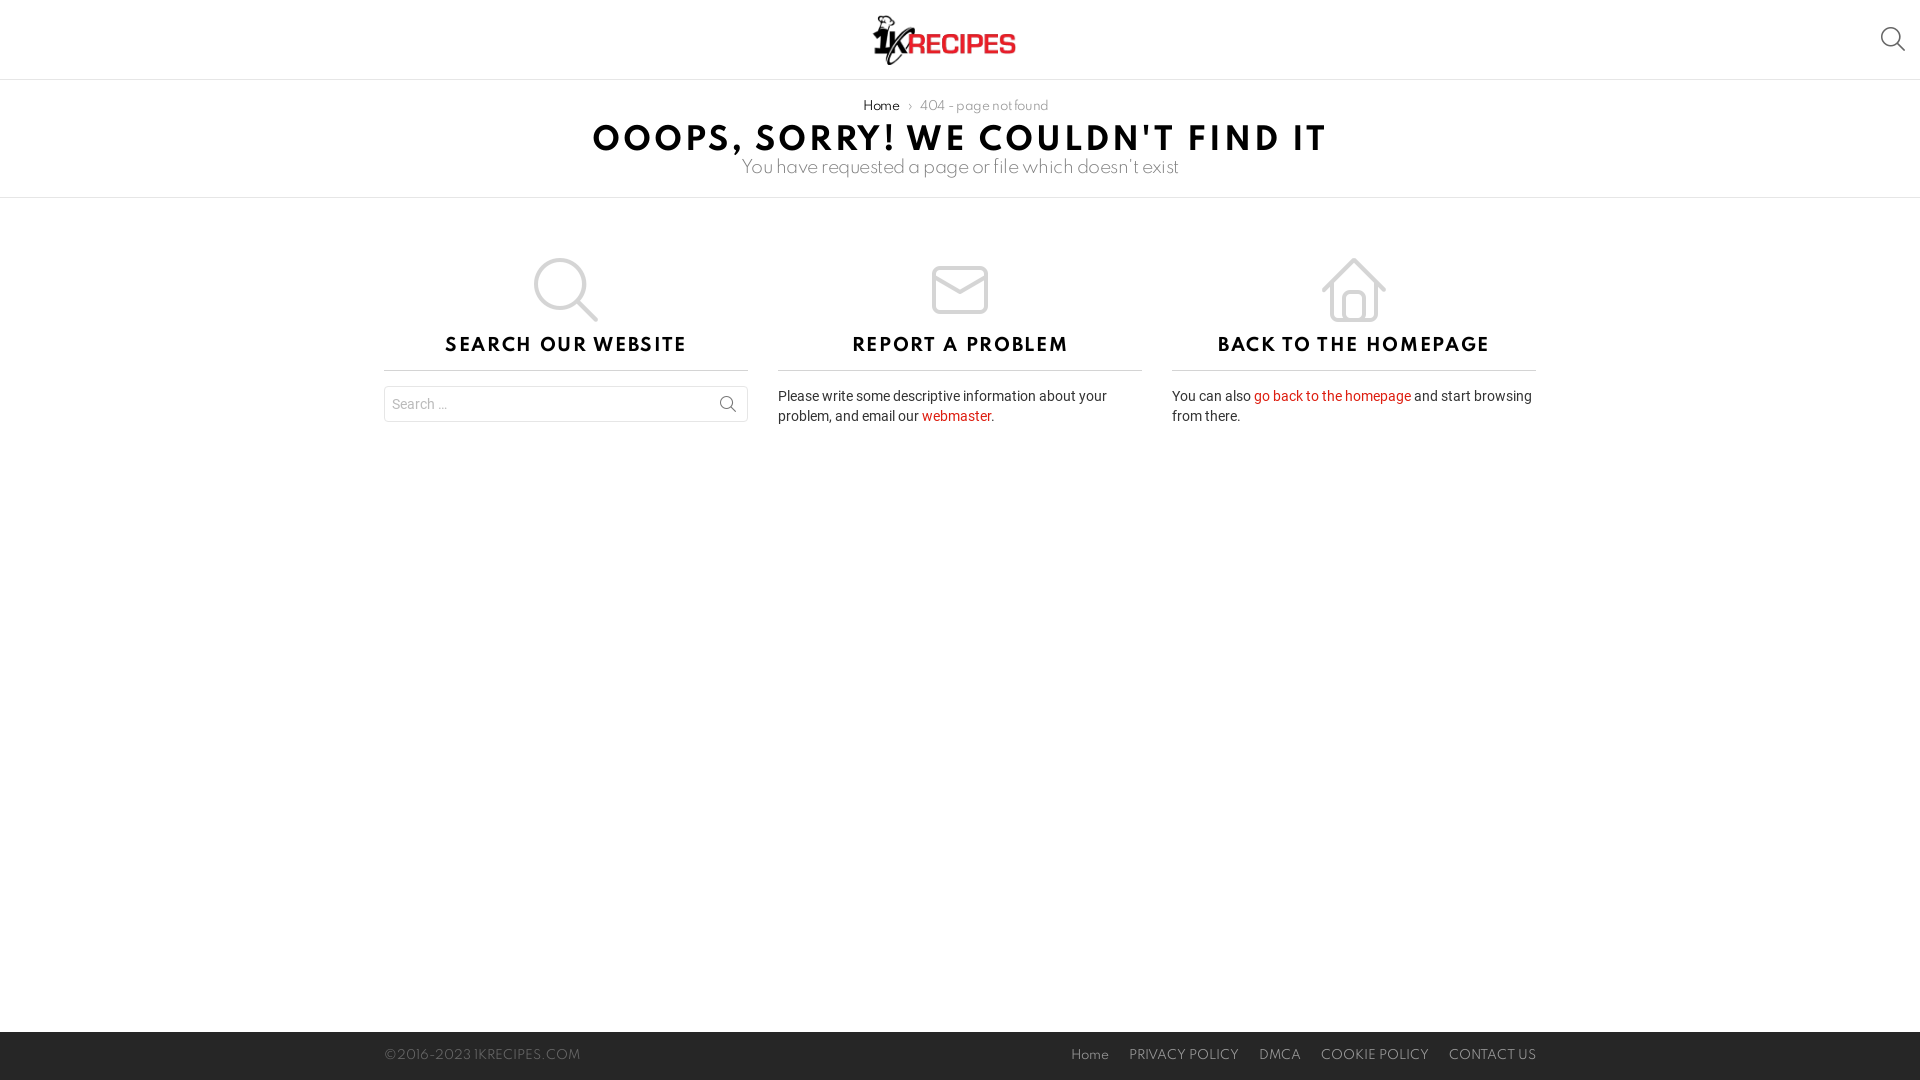 Image resolution: width=1920 pixels, height=1080 pixels. I want to click on 'Home', so click(1088, 1054).